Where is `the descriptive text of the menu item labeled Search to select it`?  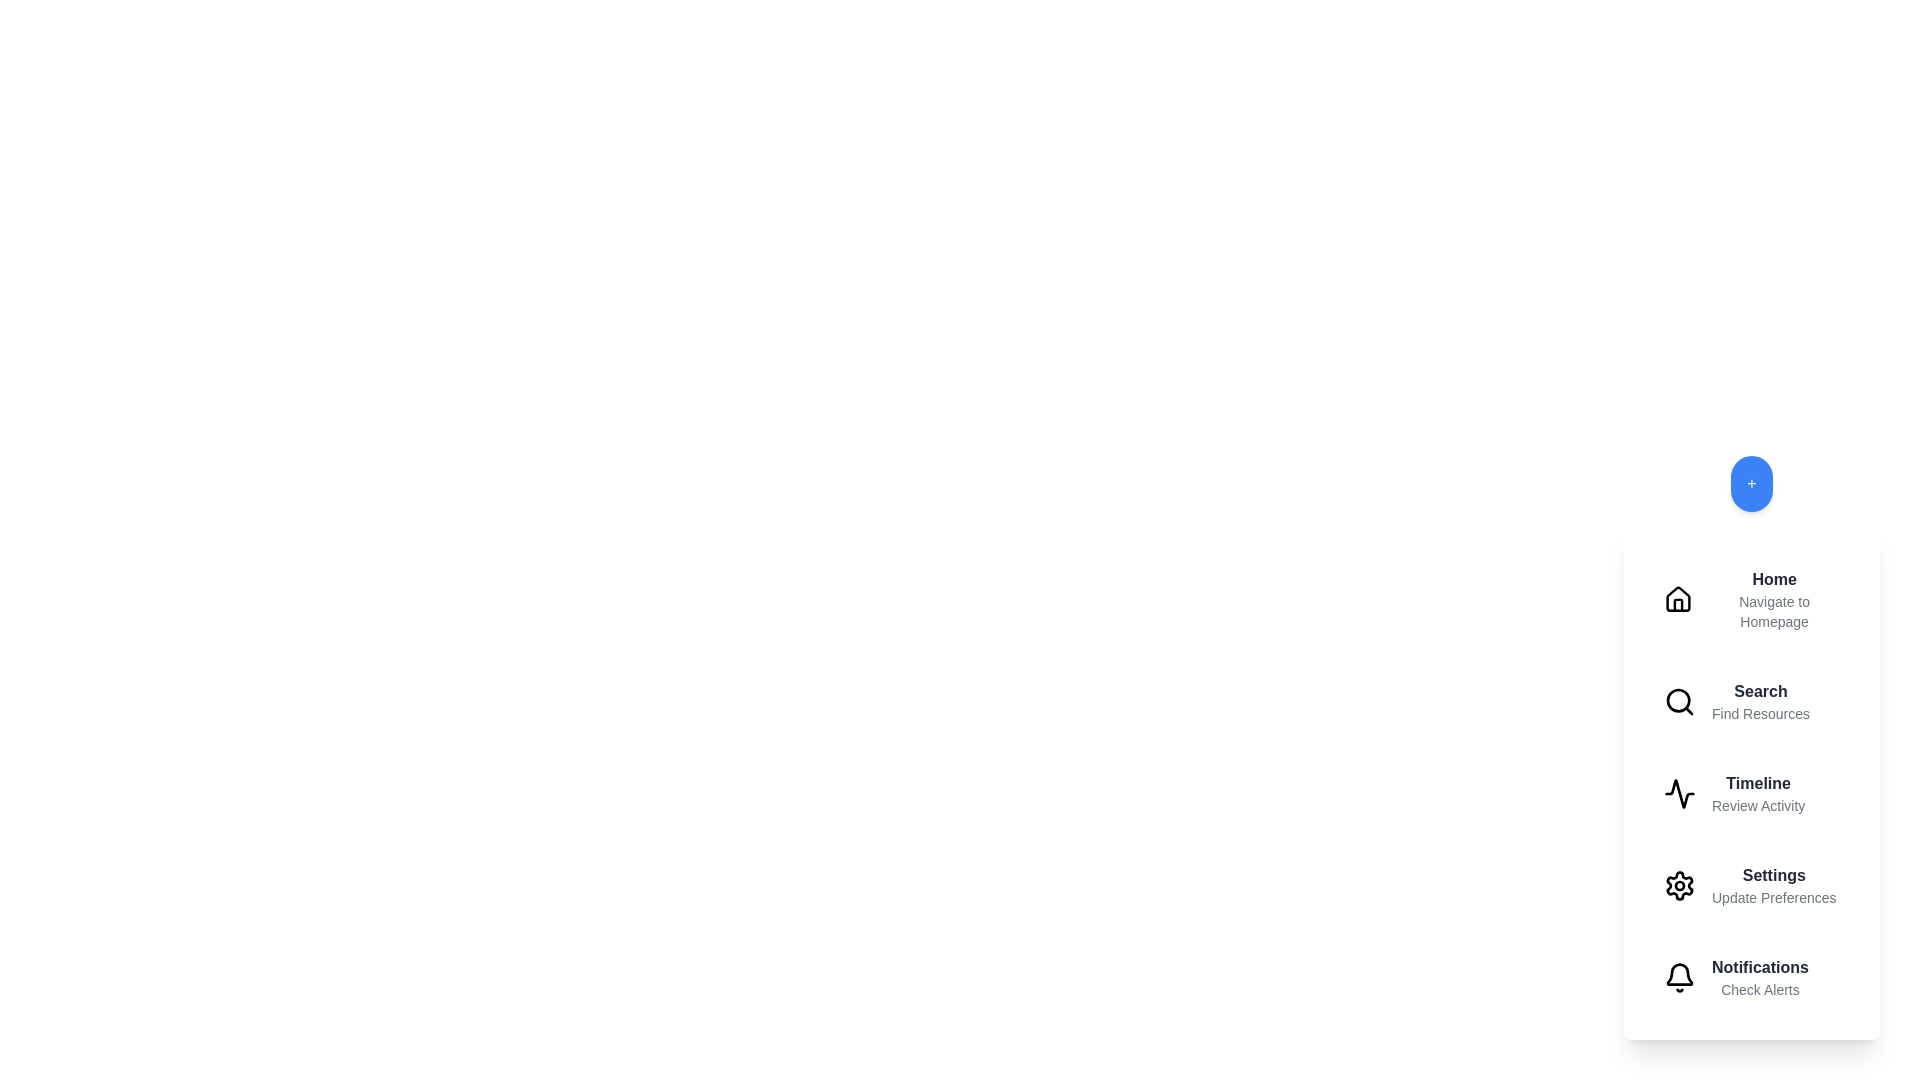
the descriptive text of the menu item labeled Search to select it is located at coordinates (1761, 712).